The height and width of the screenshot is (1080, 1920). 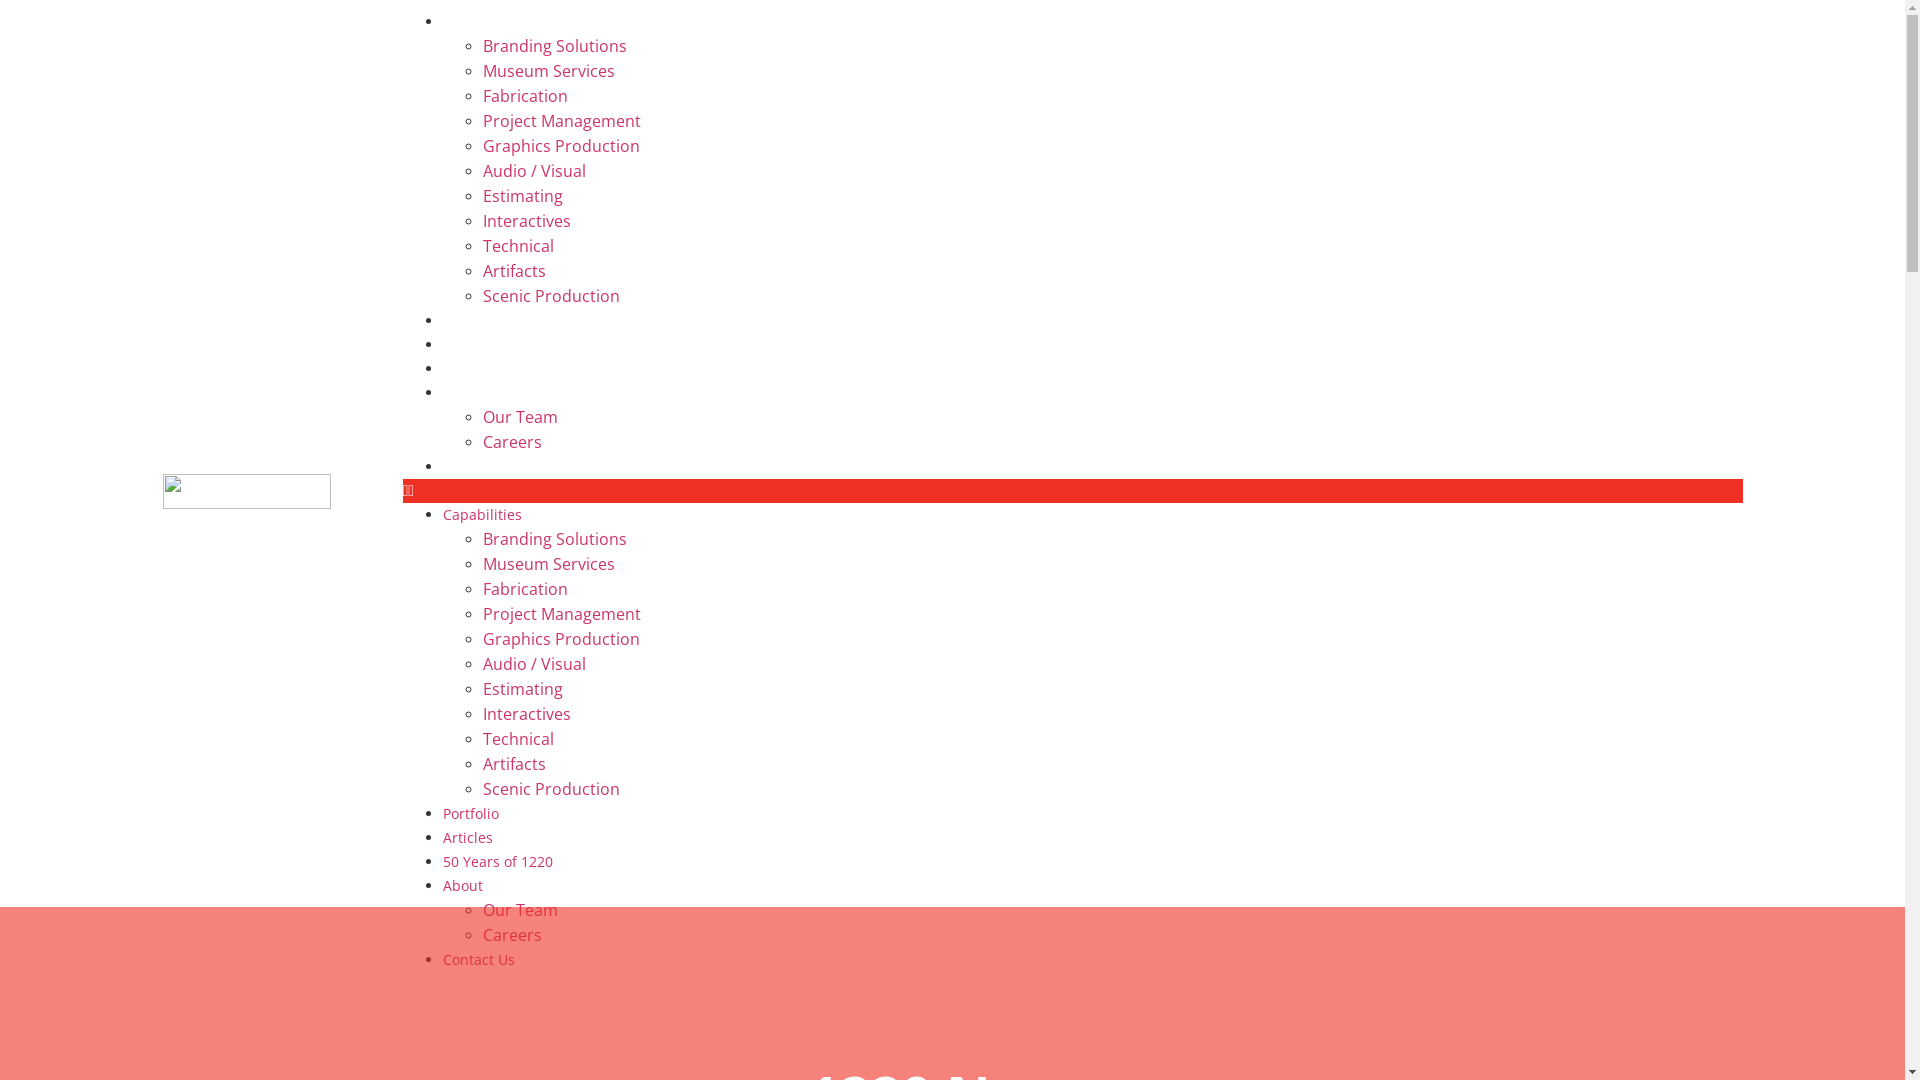 I want to click on 'Technical', so click(x=517, y=245).